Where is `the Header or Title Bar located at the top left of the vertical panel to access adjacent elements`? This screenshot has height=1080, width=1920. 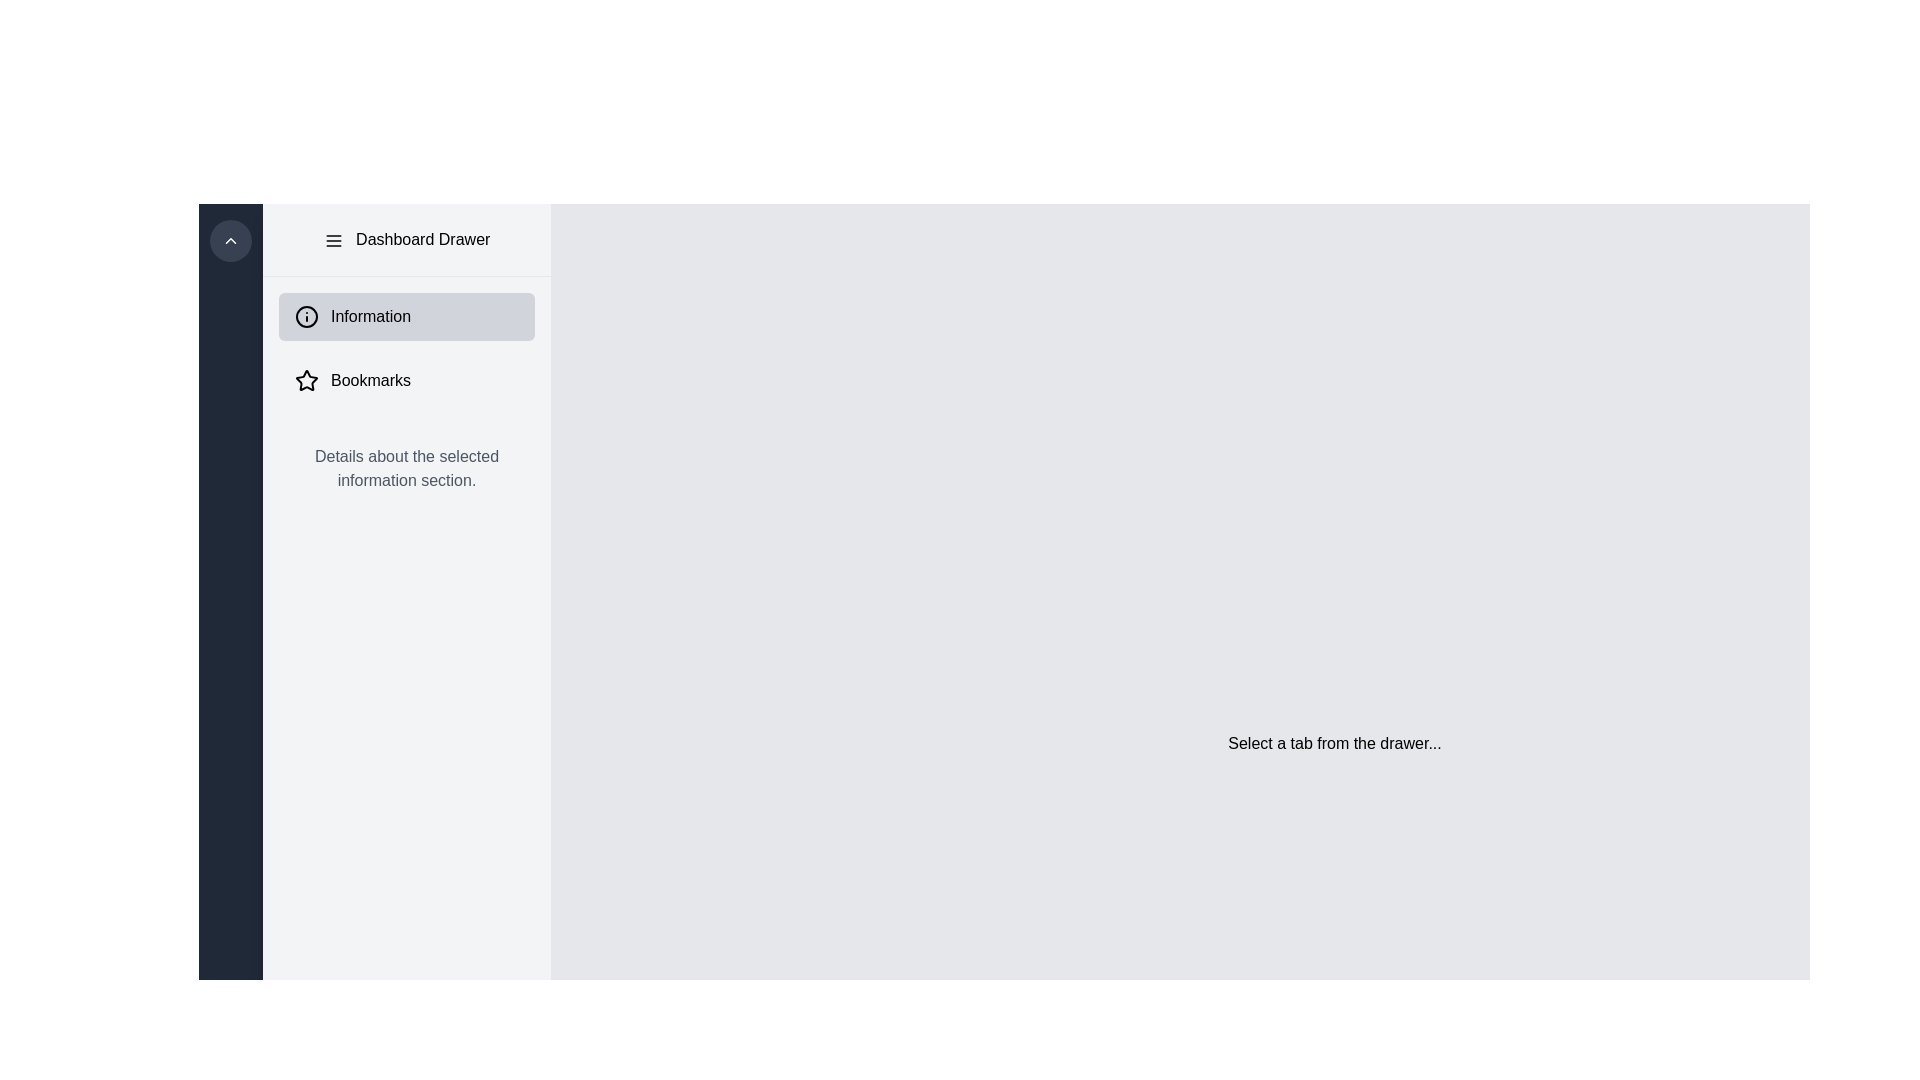 the Header or Title Bar located at the top left of the vertical panel to access adjacent elements is located at coordinates (406, 238).